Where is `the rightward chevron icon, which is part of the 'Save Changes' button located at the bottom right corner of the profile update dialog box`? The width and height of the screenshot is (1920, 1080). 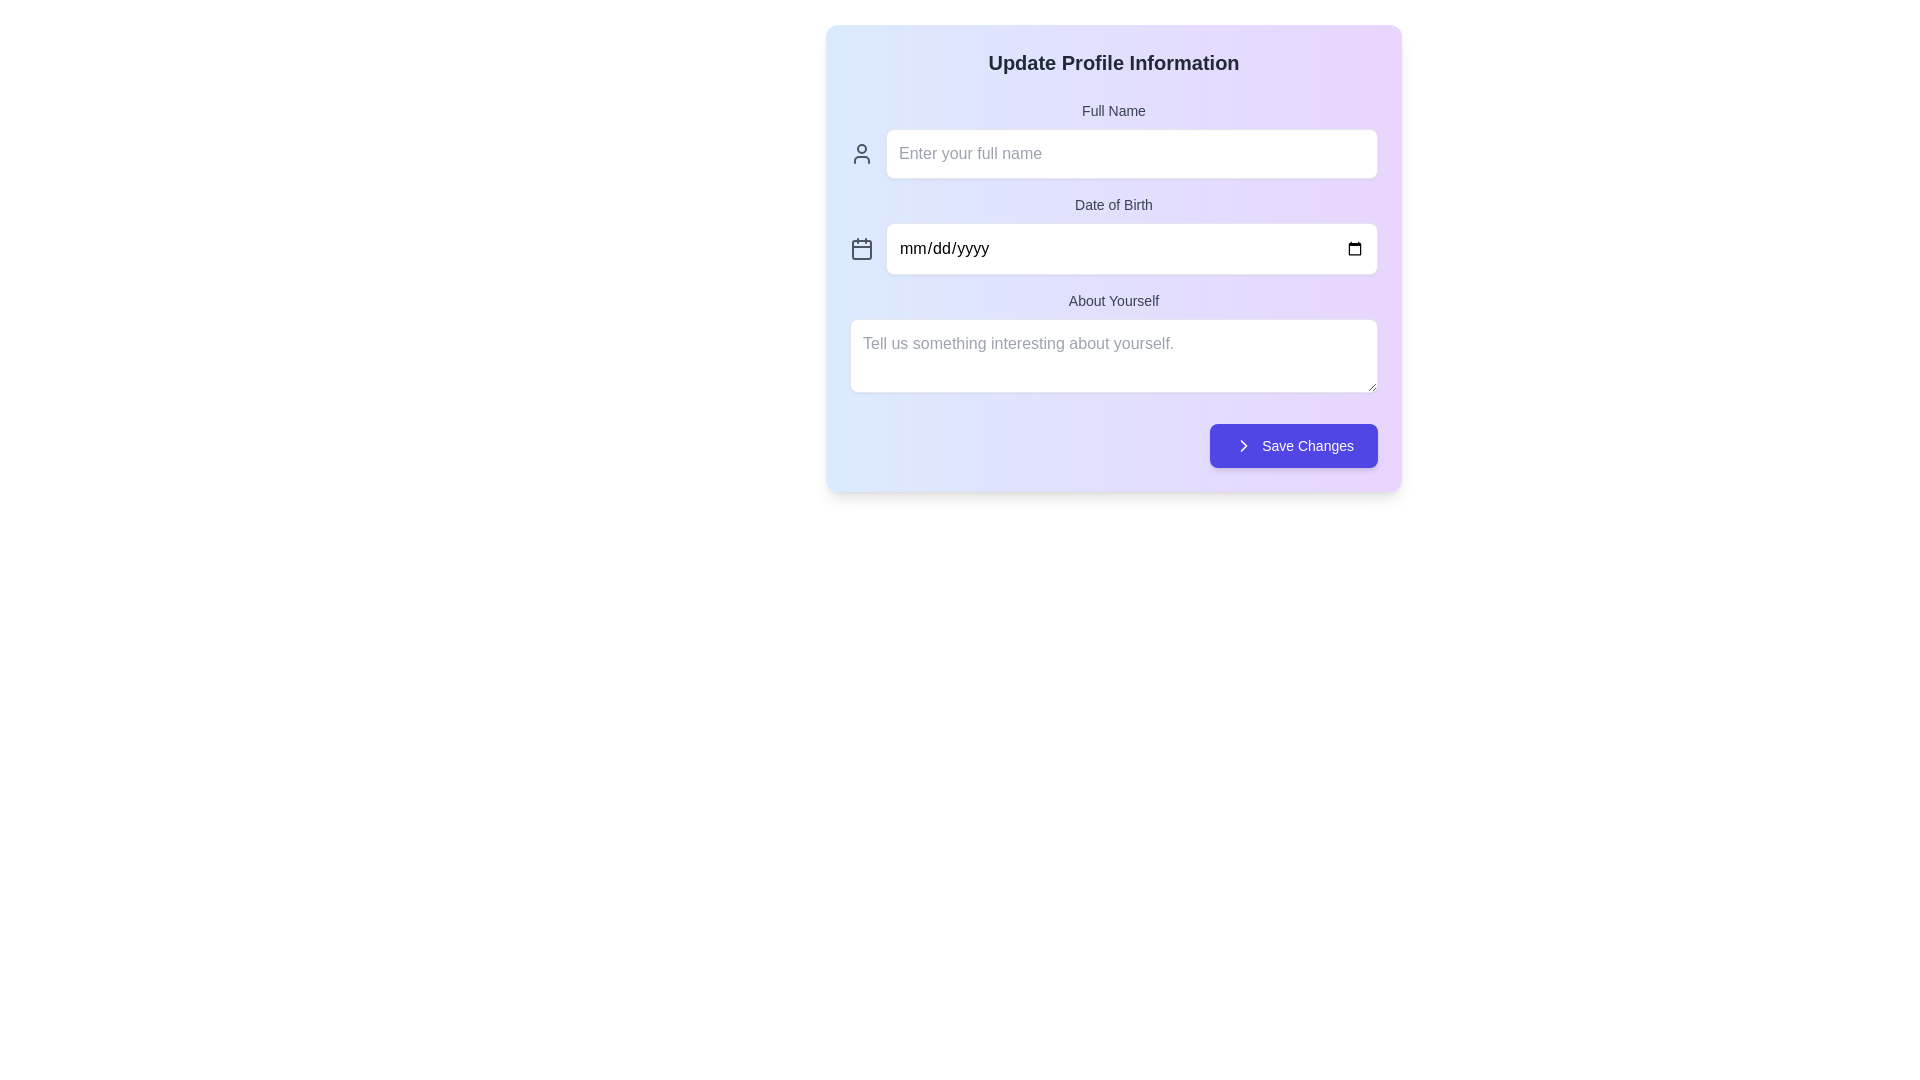 the rightward chevron icon, which is part of the 'Save Changes' button located at the bottom right corner of the profile update dialog box is located at coordinates (1243, 445).